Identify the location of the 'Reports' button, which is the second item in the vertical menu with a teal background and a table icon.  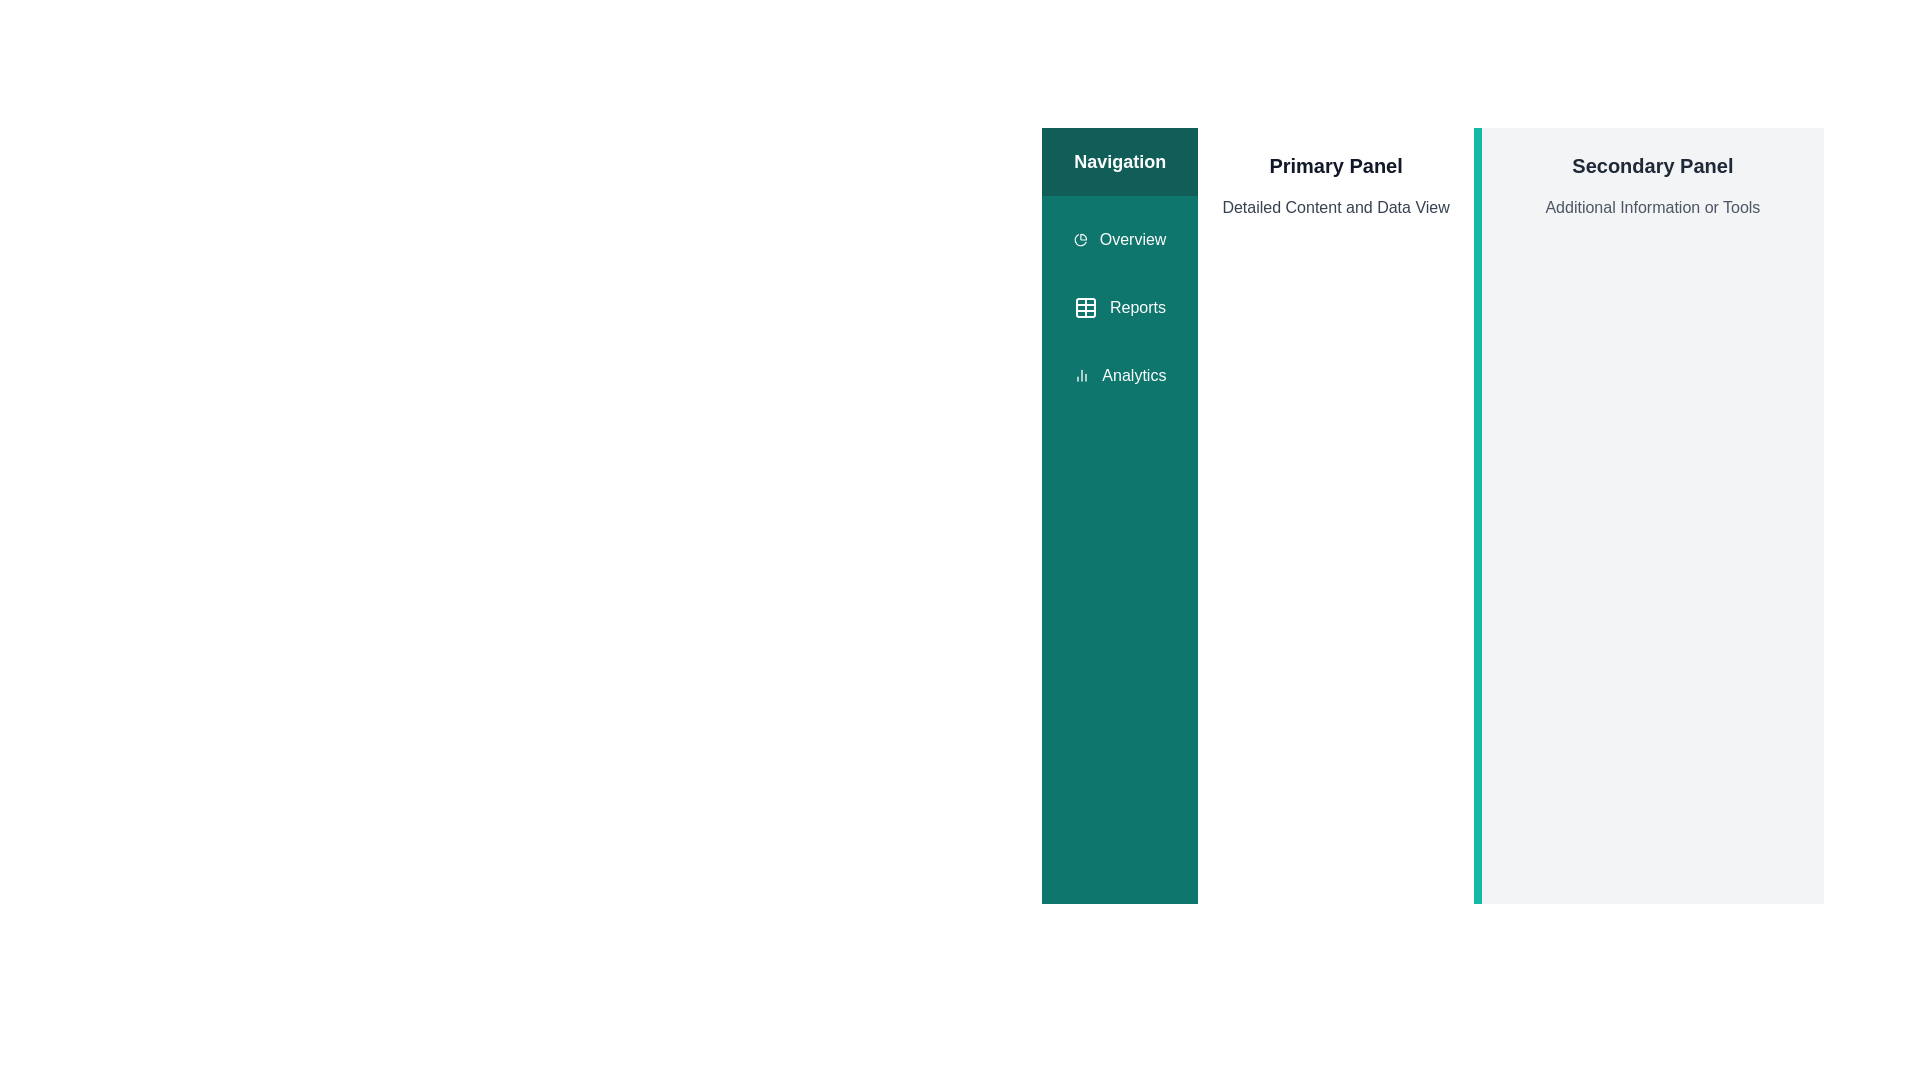
(1118, 308).